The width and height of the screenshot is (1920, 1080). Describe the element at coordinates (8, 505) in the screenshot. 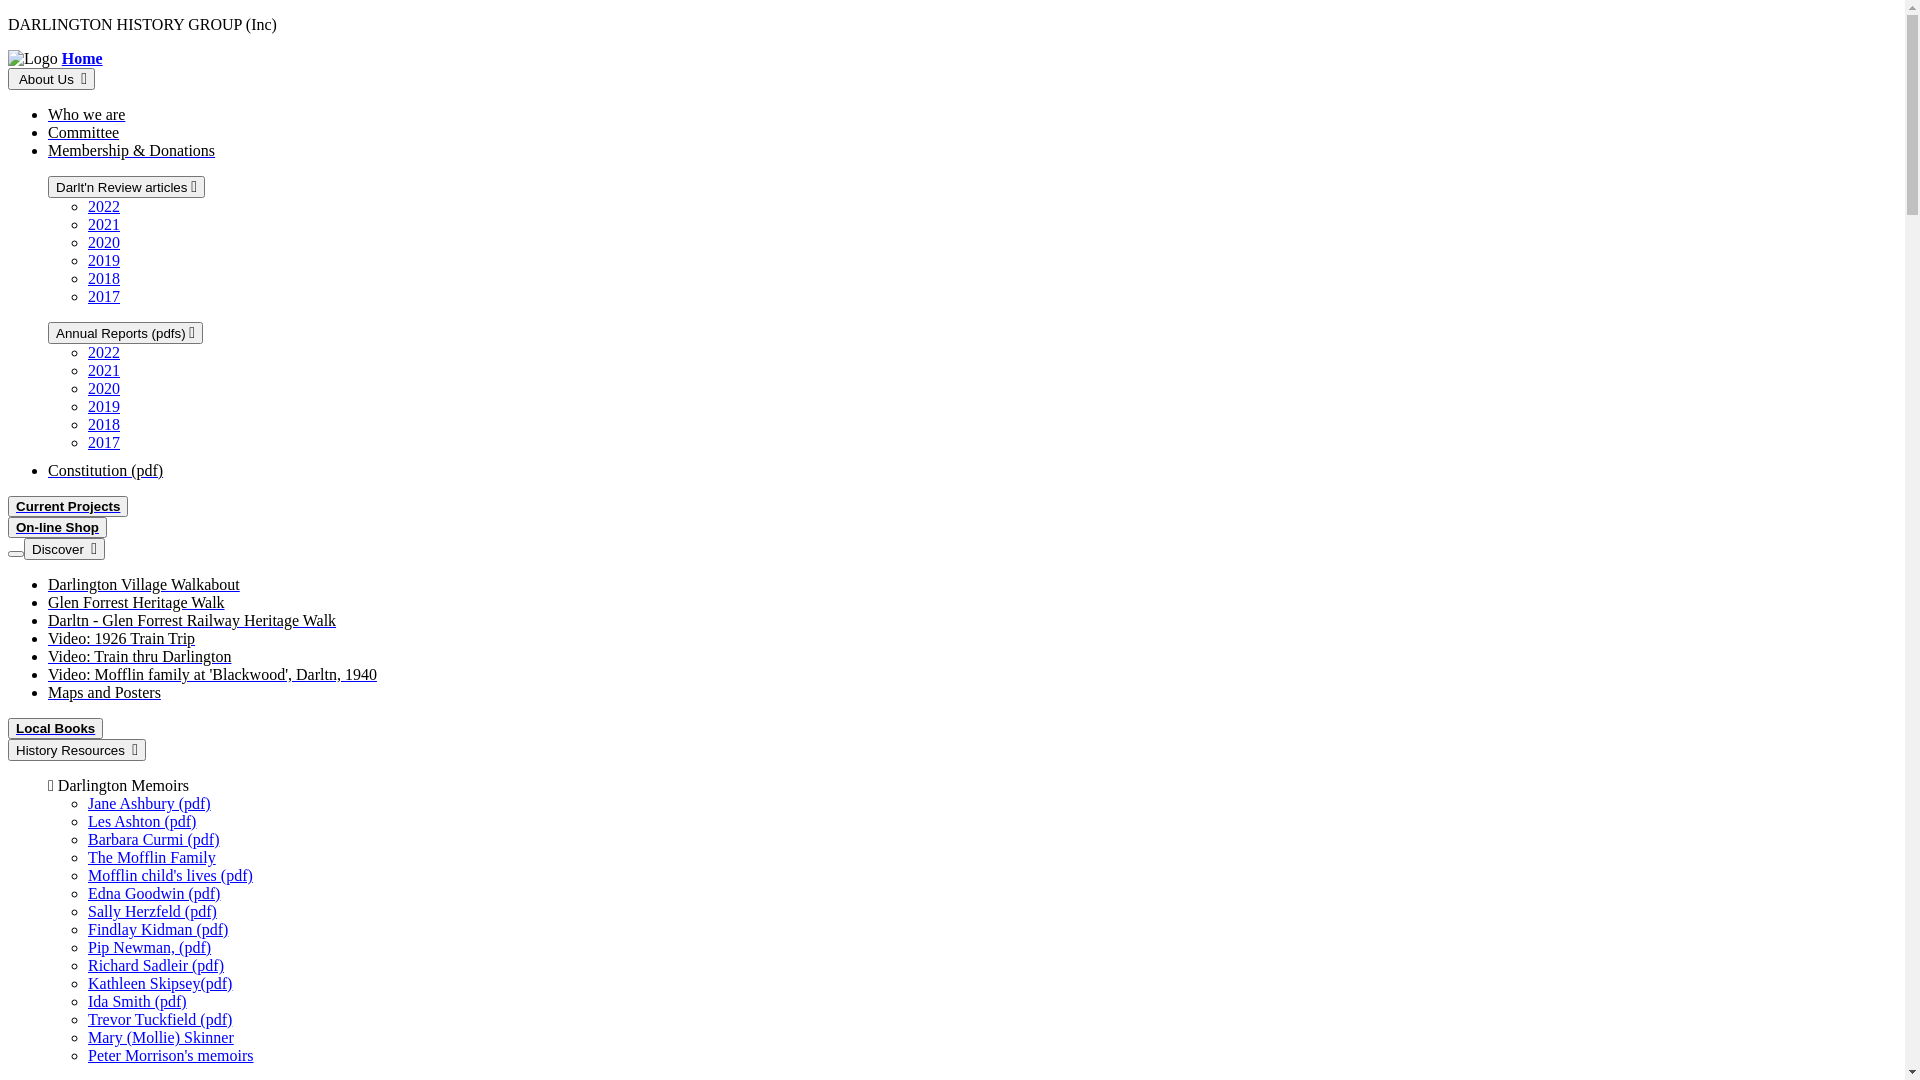

I see `'Current Projects'` at that location.